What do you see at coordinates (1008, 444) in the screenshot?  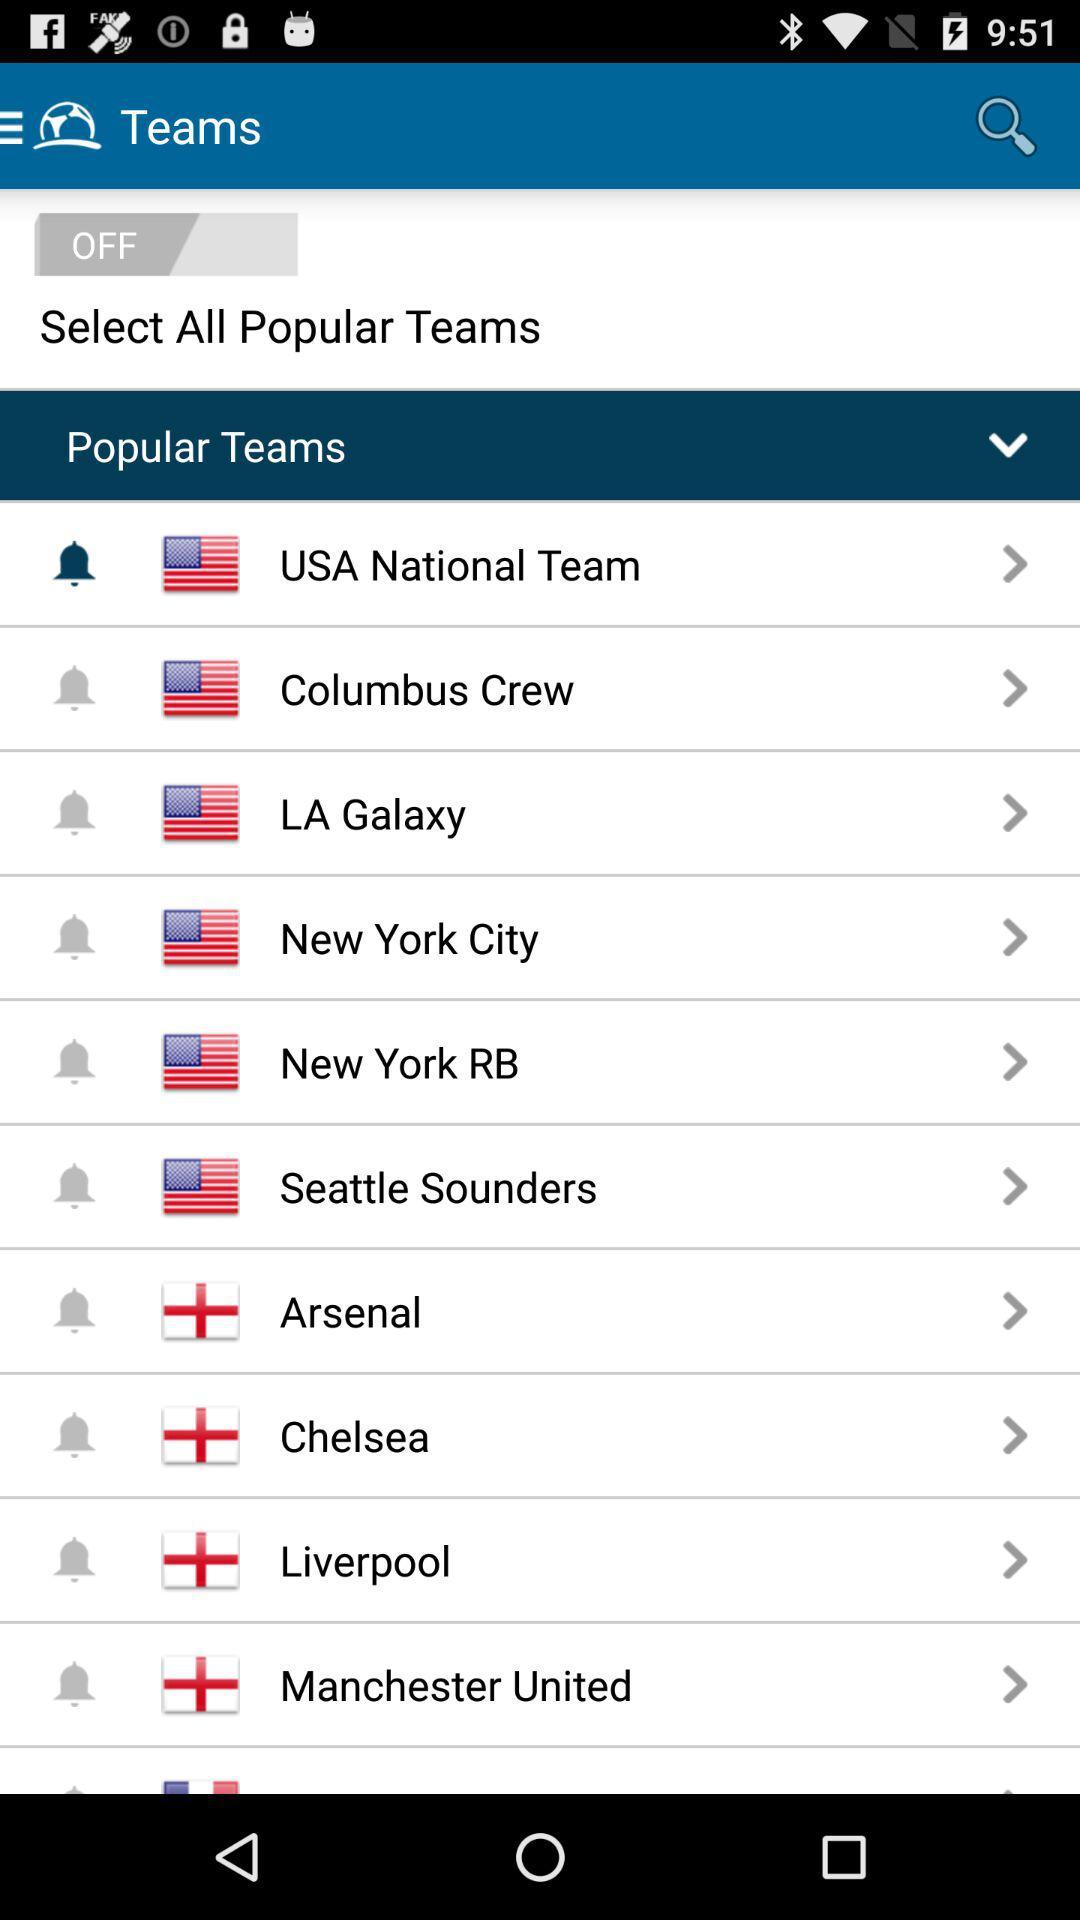 I see `the drop down arrow button` at bounding box center [1008, 444].